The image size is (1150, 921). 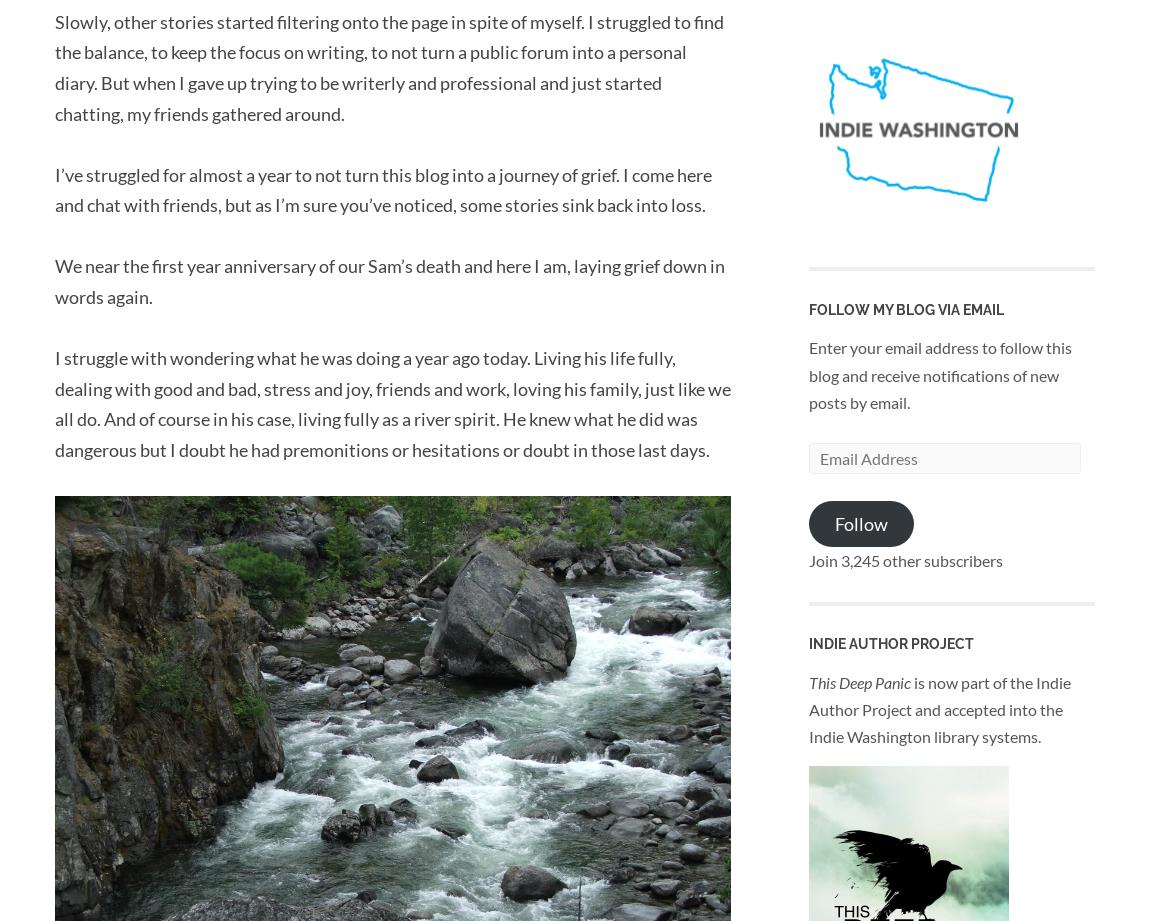 I want to click on 'Follow my blog via Email', so click(x=808, y=308).